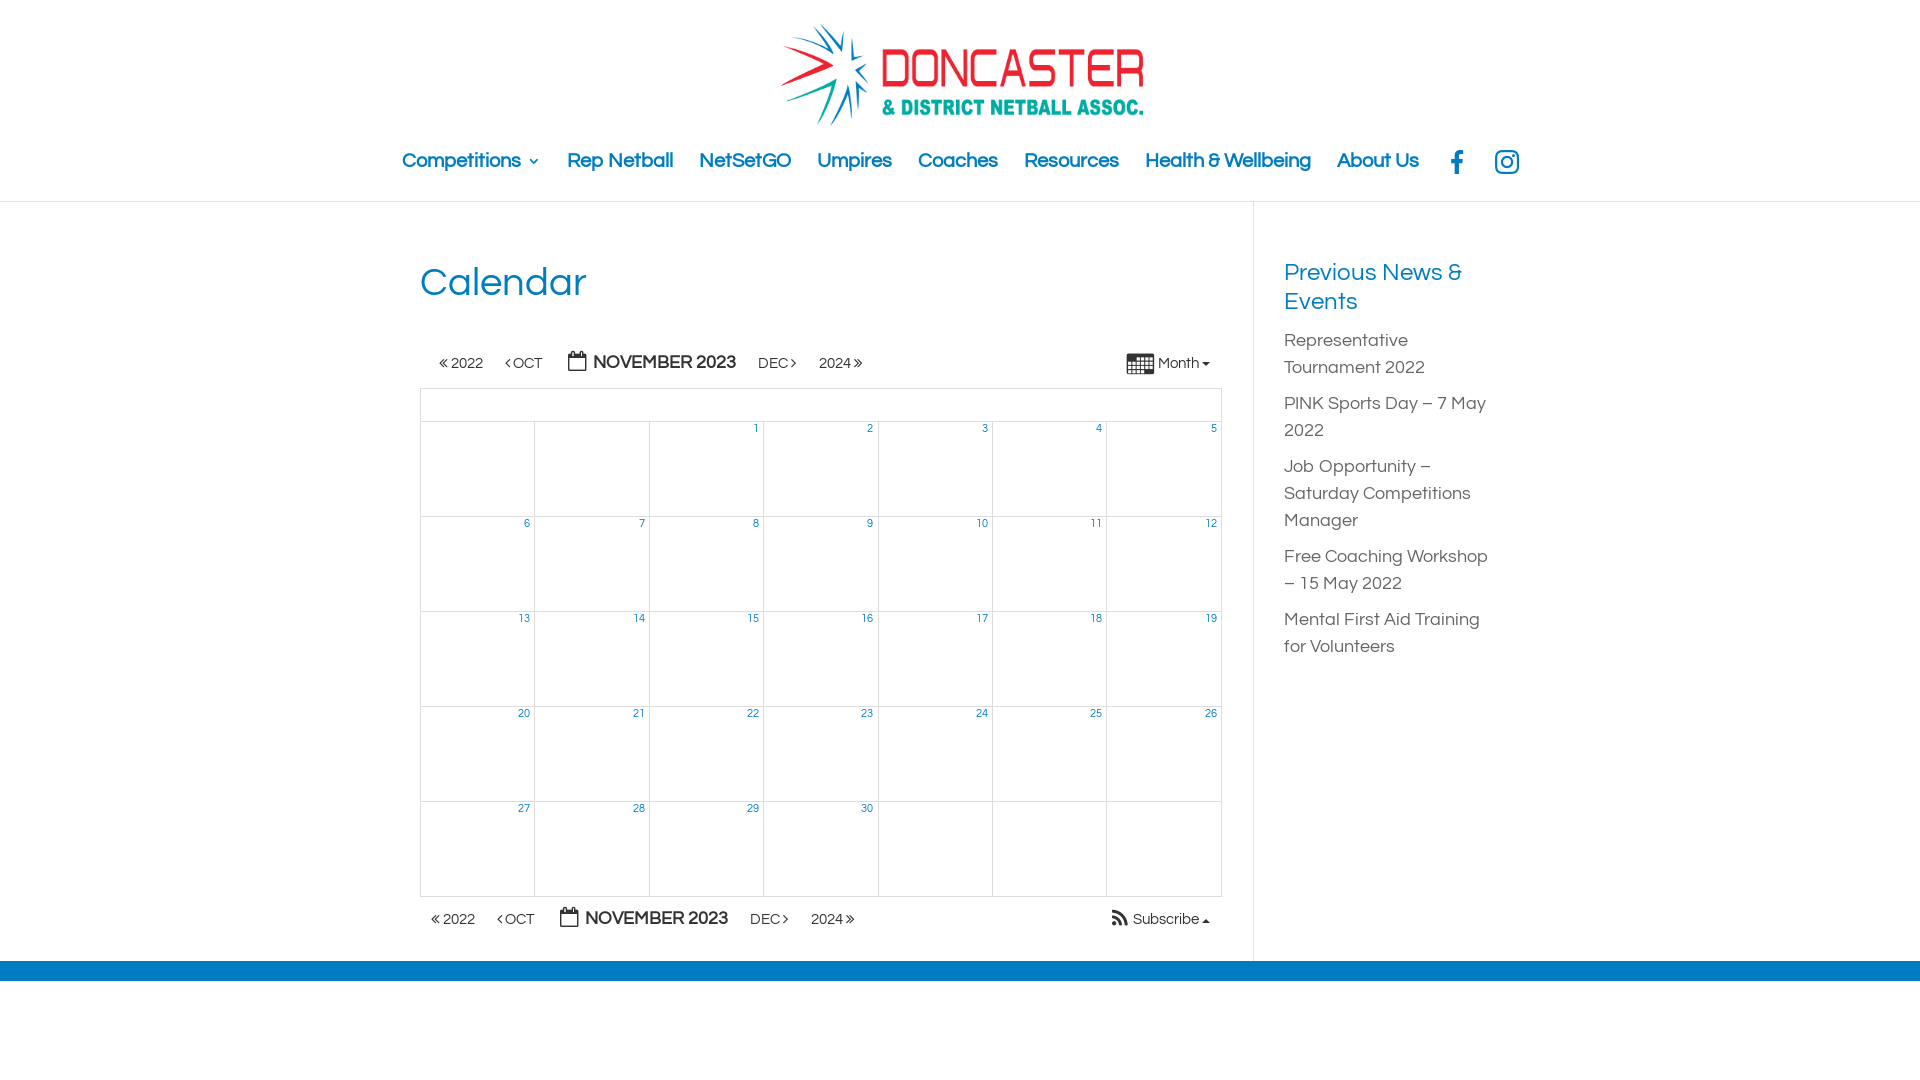  Describe the element at coordinates (553, 364) in the screenshot. I see `'NOVEMBER 2023'` at that location.